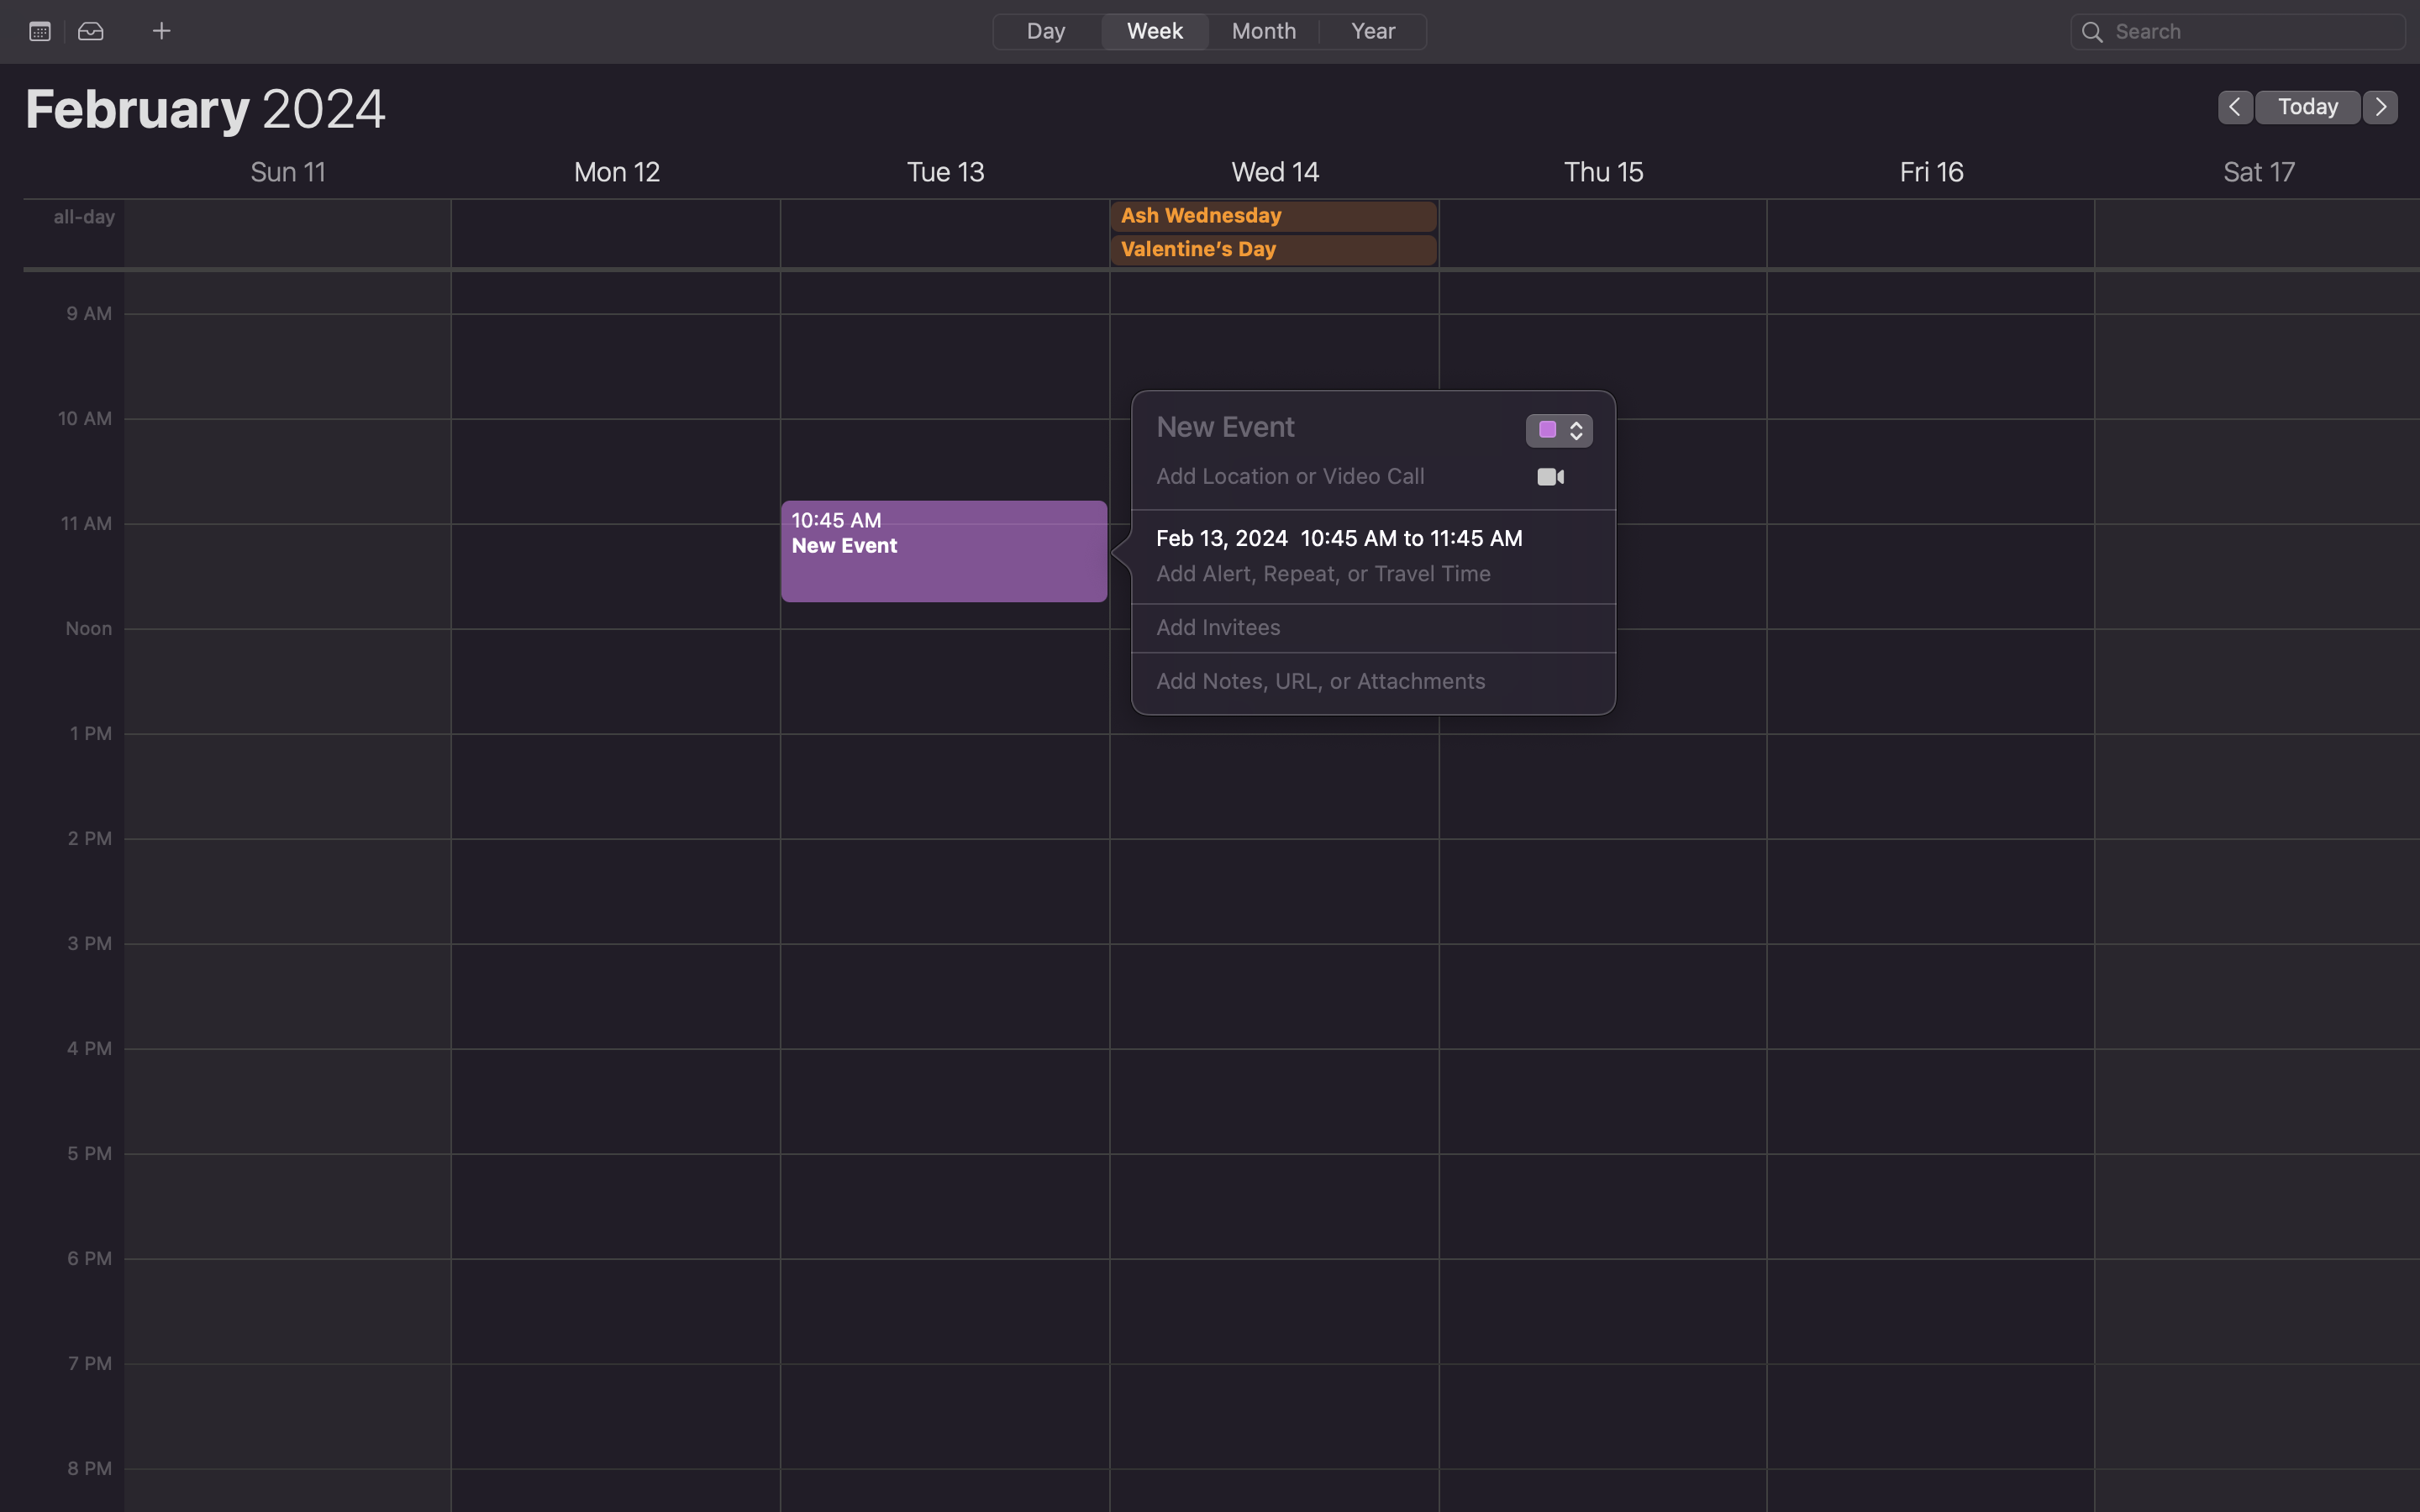 The image size is (2420, 1512). Describe the element at coordinates (1351, 628) in the screenshot. I see `Add the invitee with email "jane@gmail.com"` at that location.